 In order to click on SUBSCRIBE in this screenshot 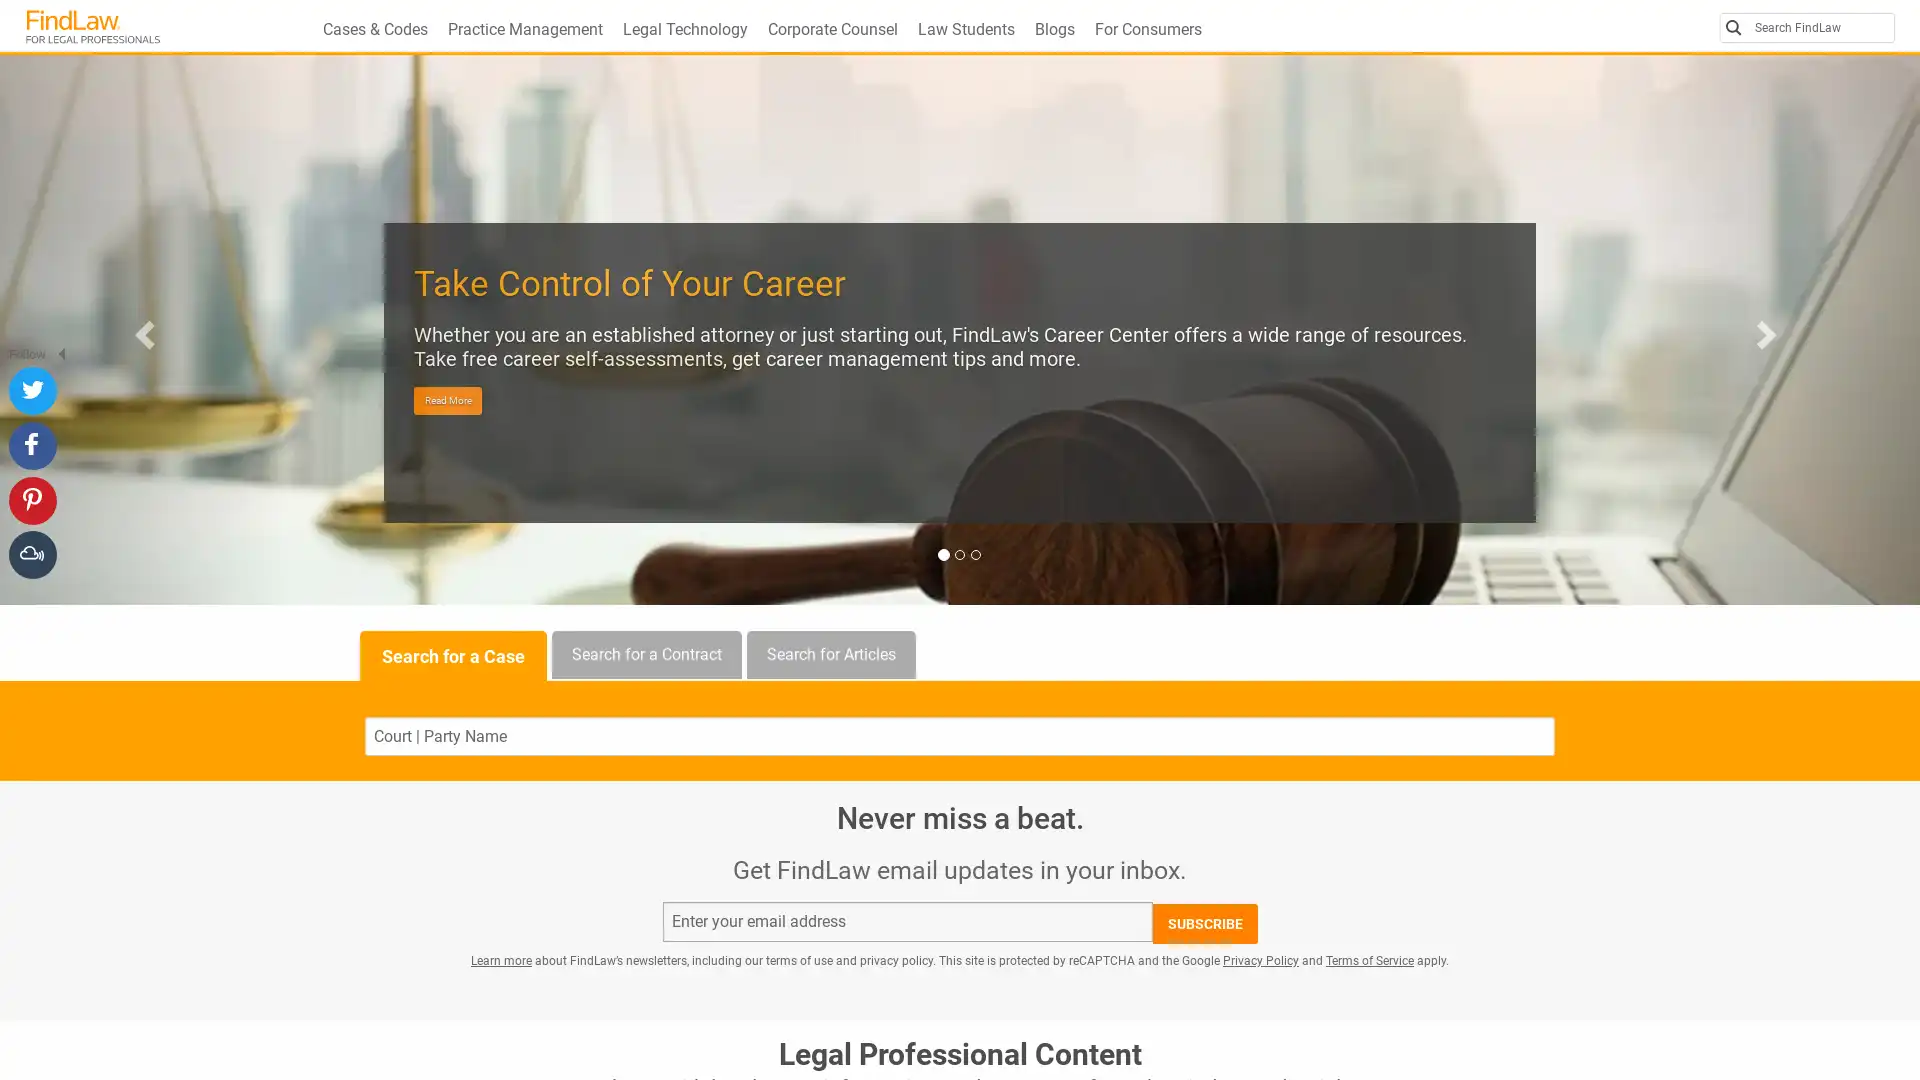, I will do `click(1203, 924)`.